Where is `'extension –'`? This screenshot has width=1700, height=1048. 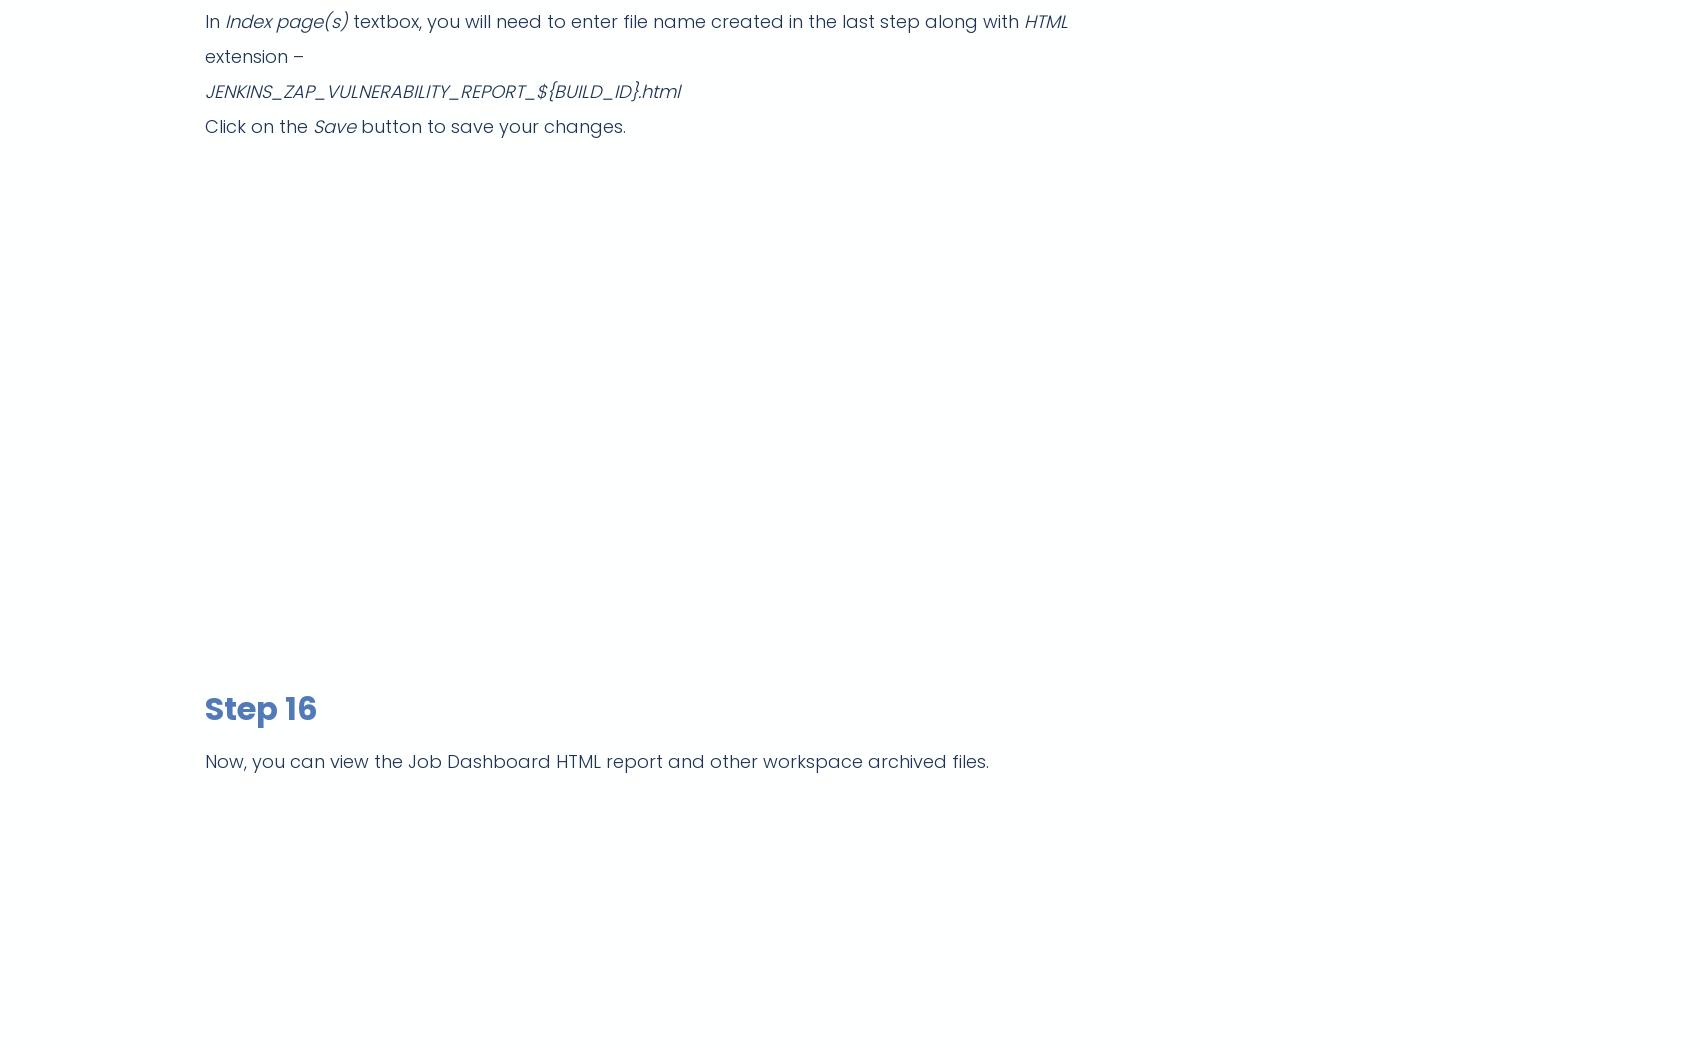
'extension –' is located at coordinates (204, 56).